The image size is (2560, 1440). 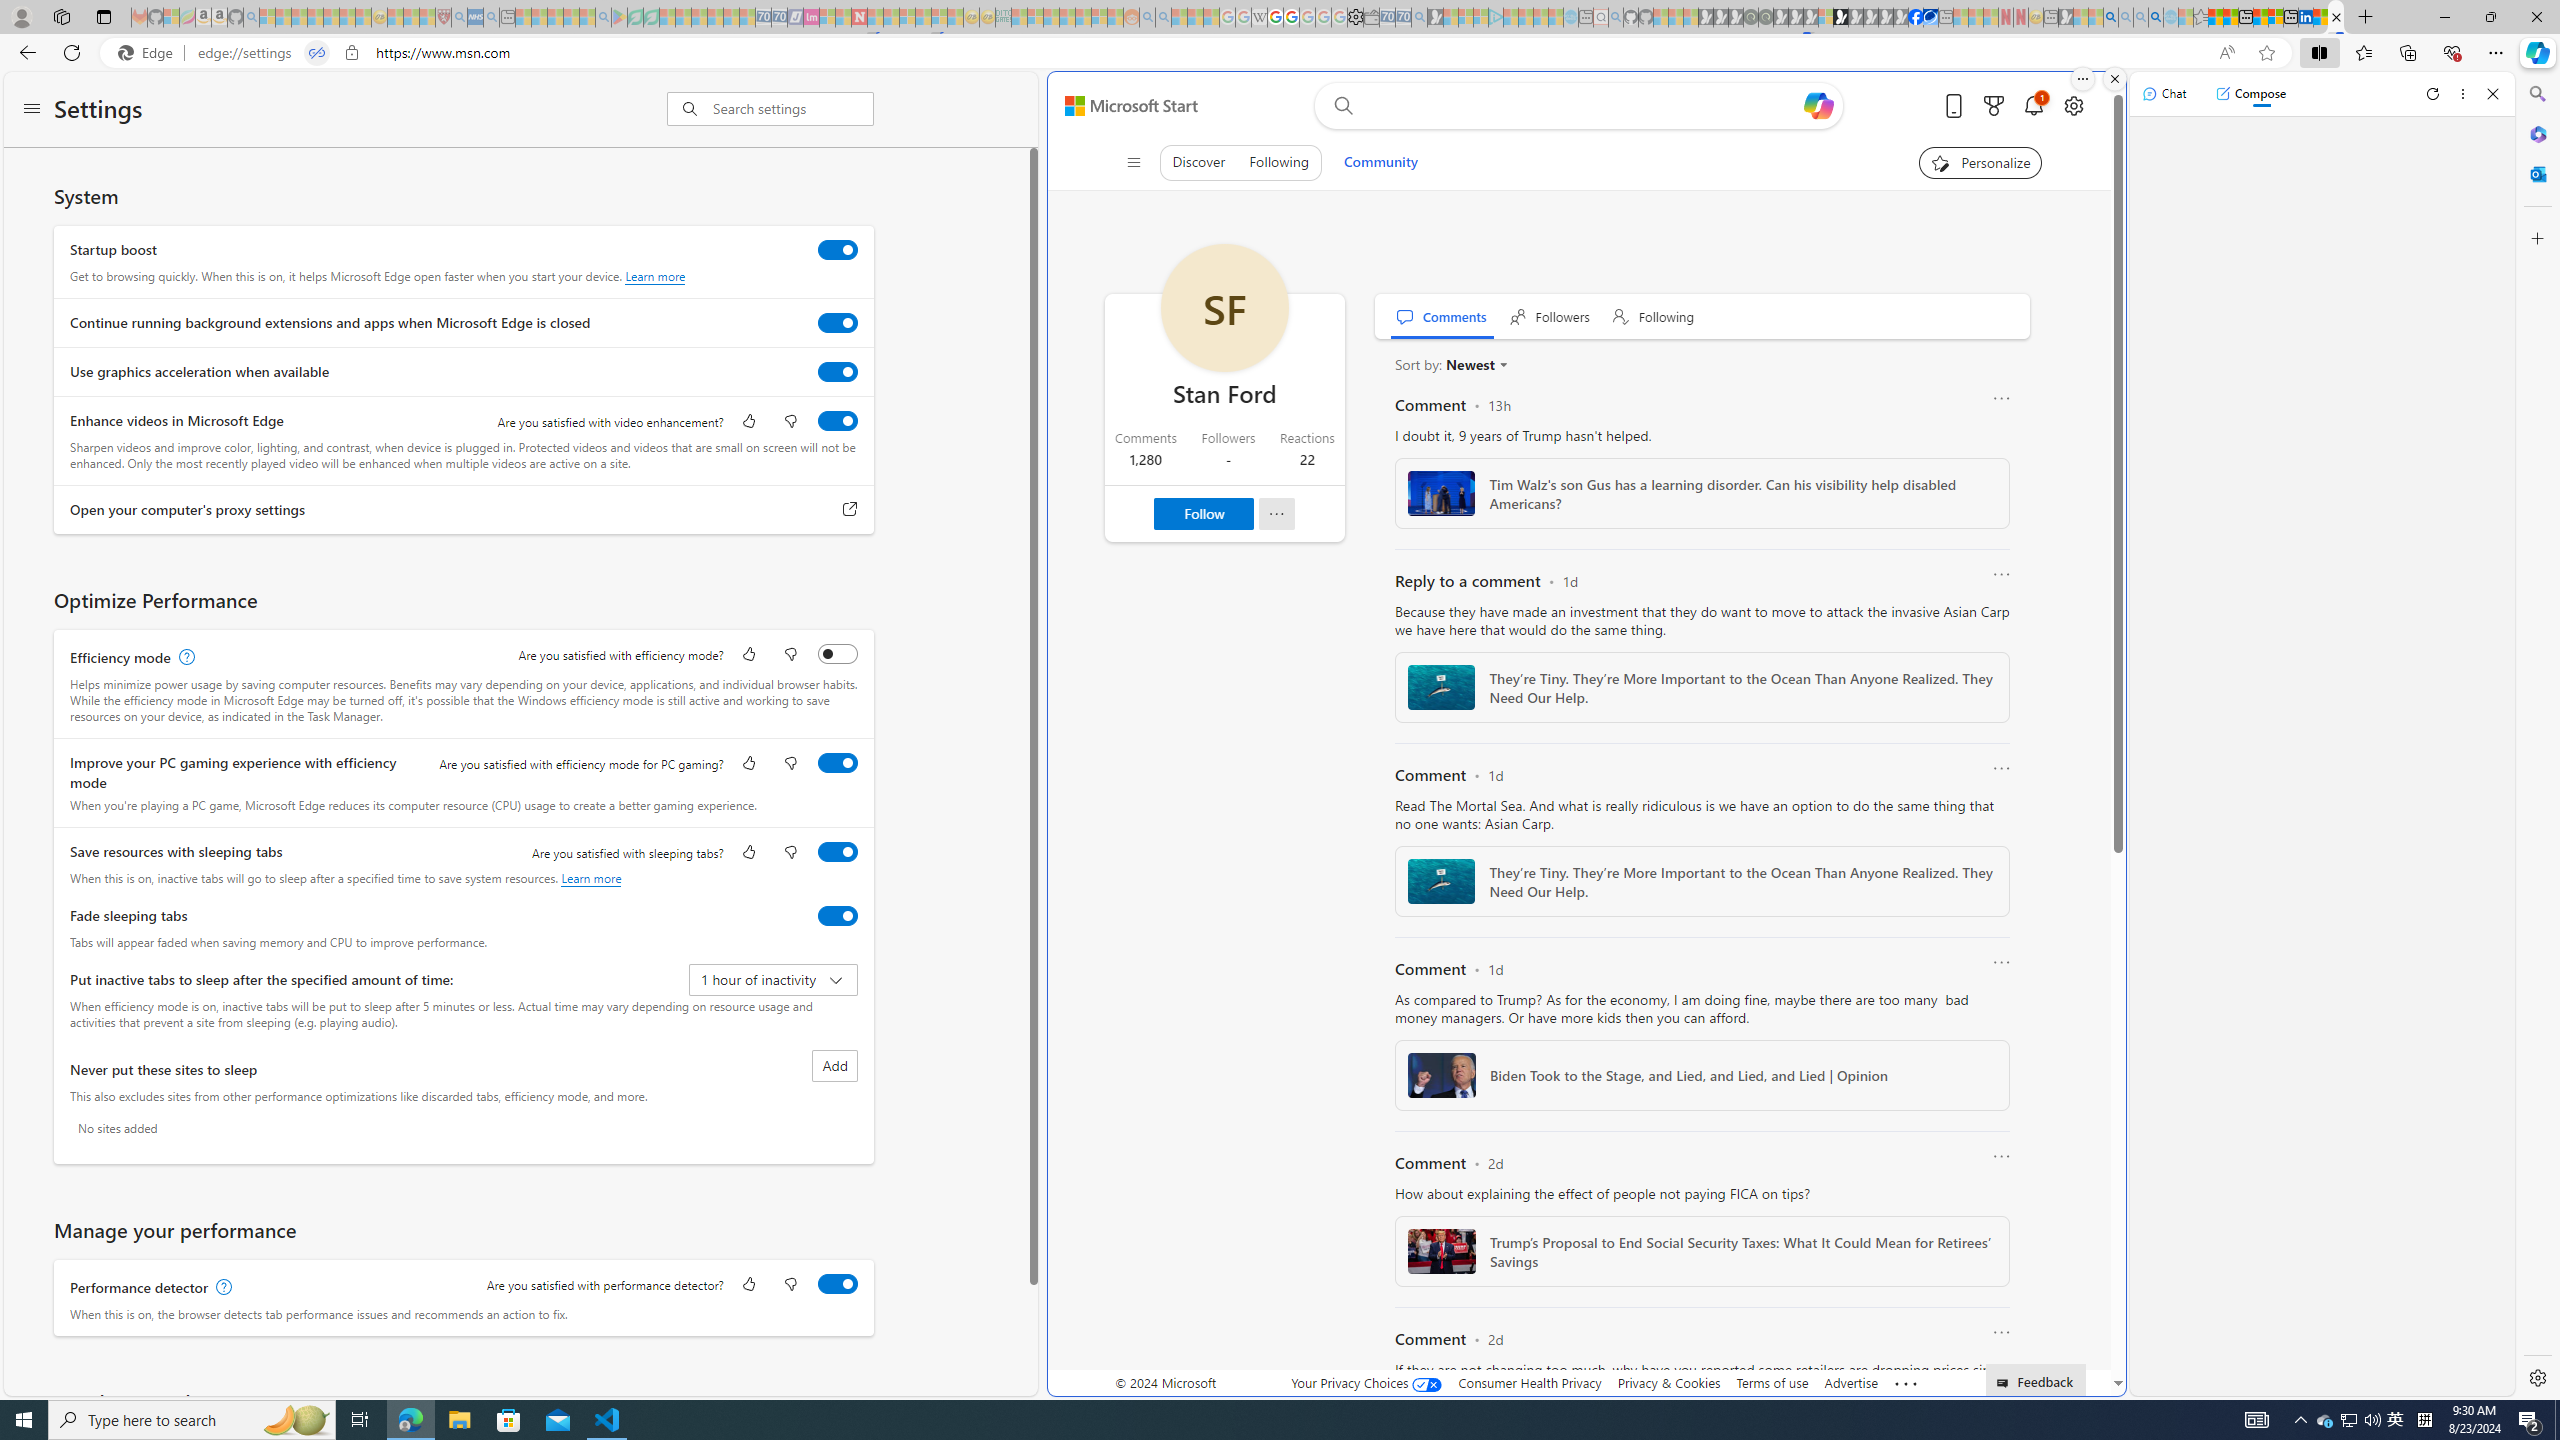 What do you see at coordinates (1442, 315) in the screenshot?
I see `' Comments'` at bounding box center [1442, 315].